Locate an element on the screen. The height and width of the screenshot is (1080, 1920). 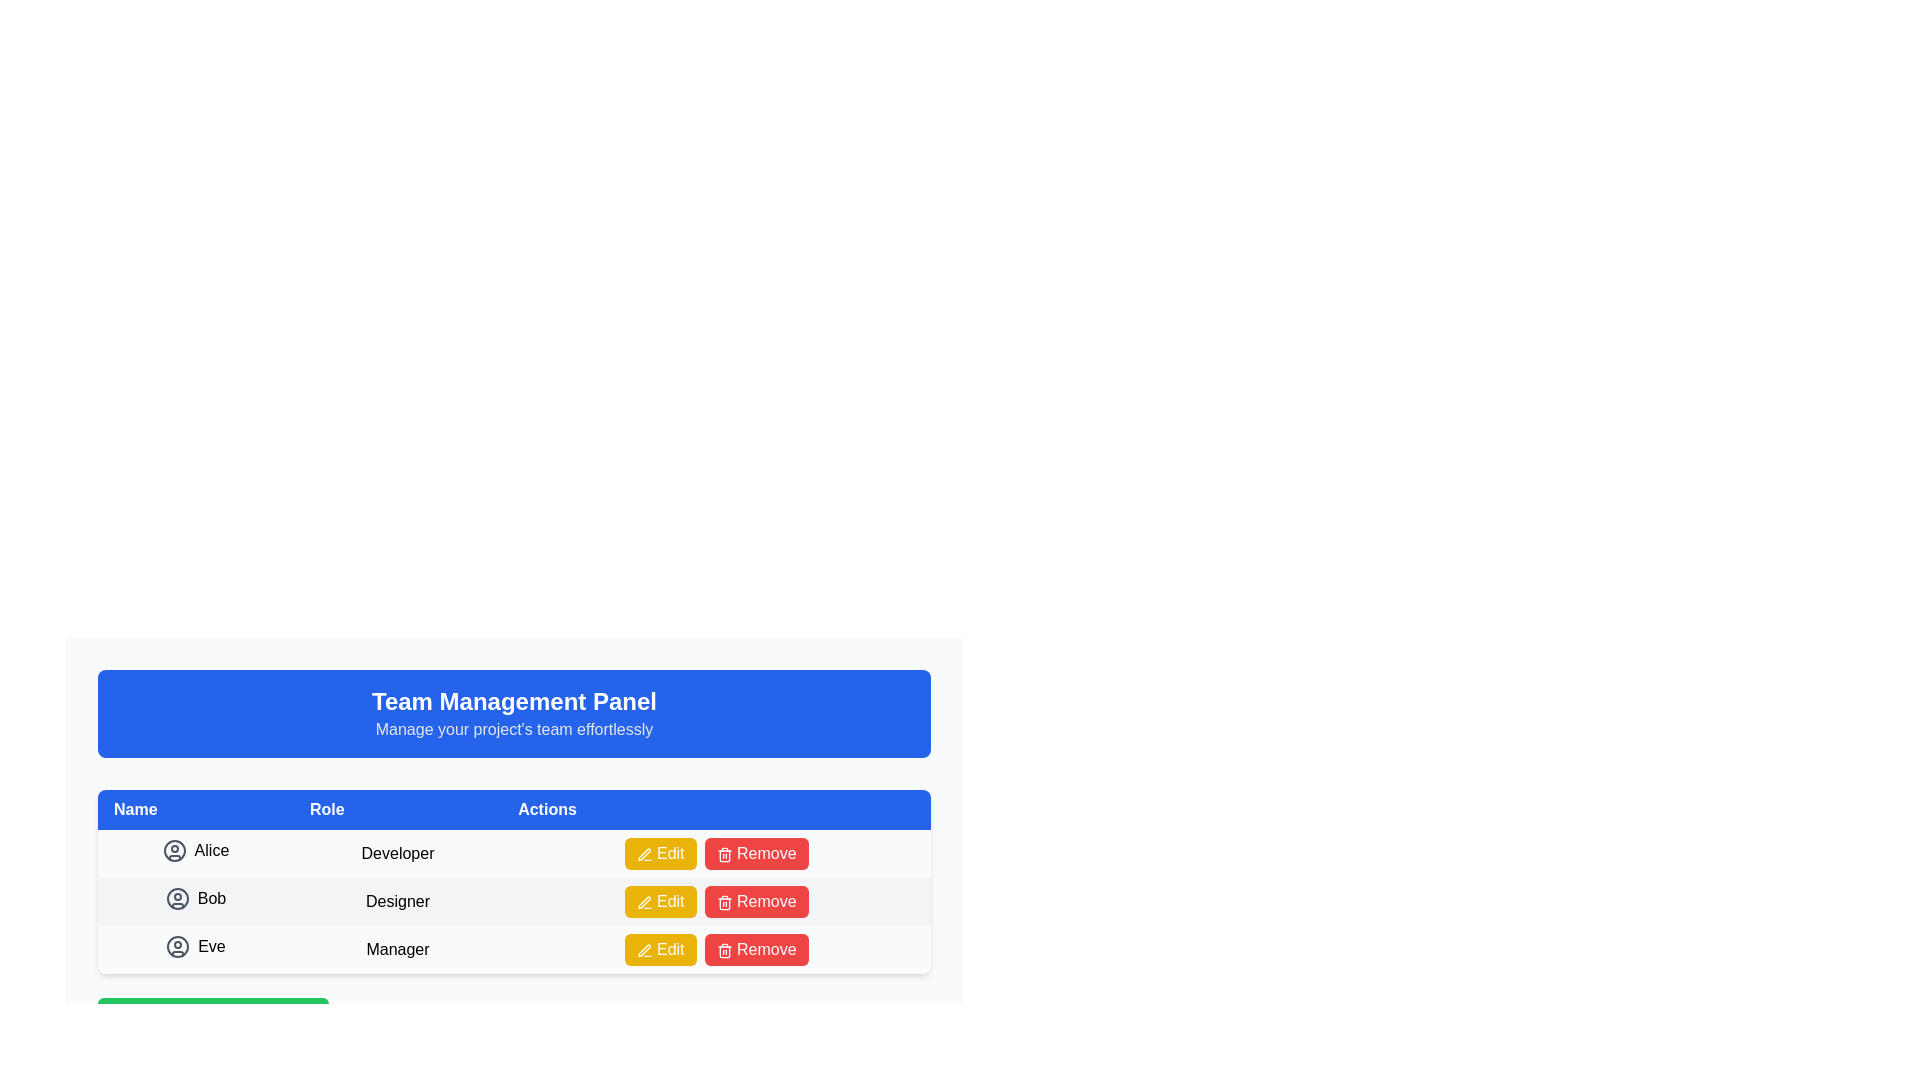
the 'Designer' text label located in the 'Role' column of the second row in the table interface is located at coordinates (398, 902).